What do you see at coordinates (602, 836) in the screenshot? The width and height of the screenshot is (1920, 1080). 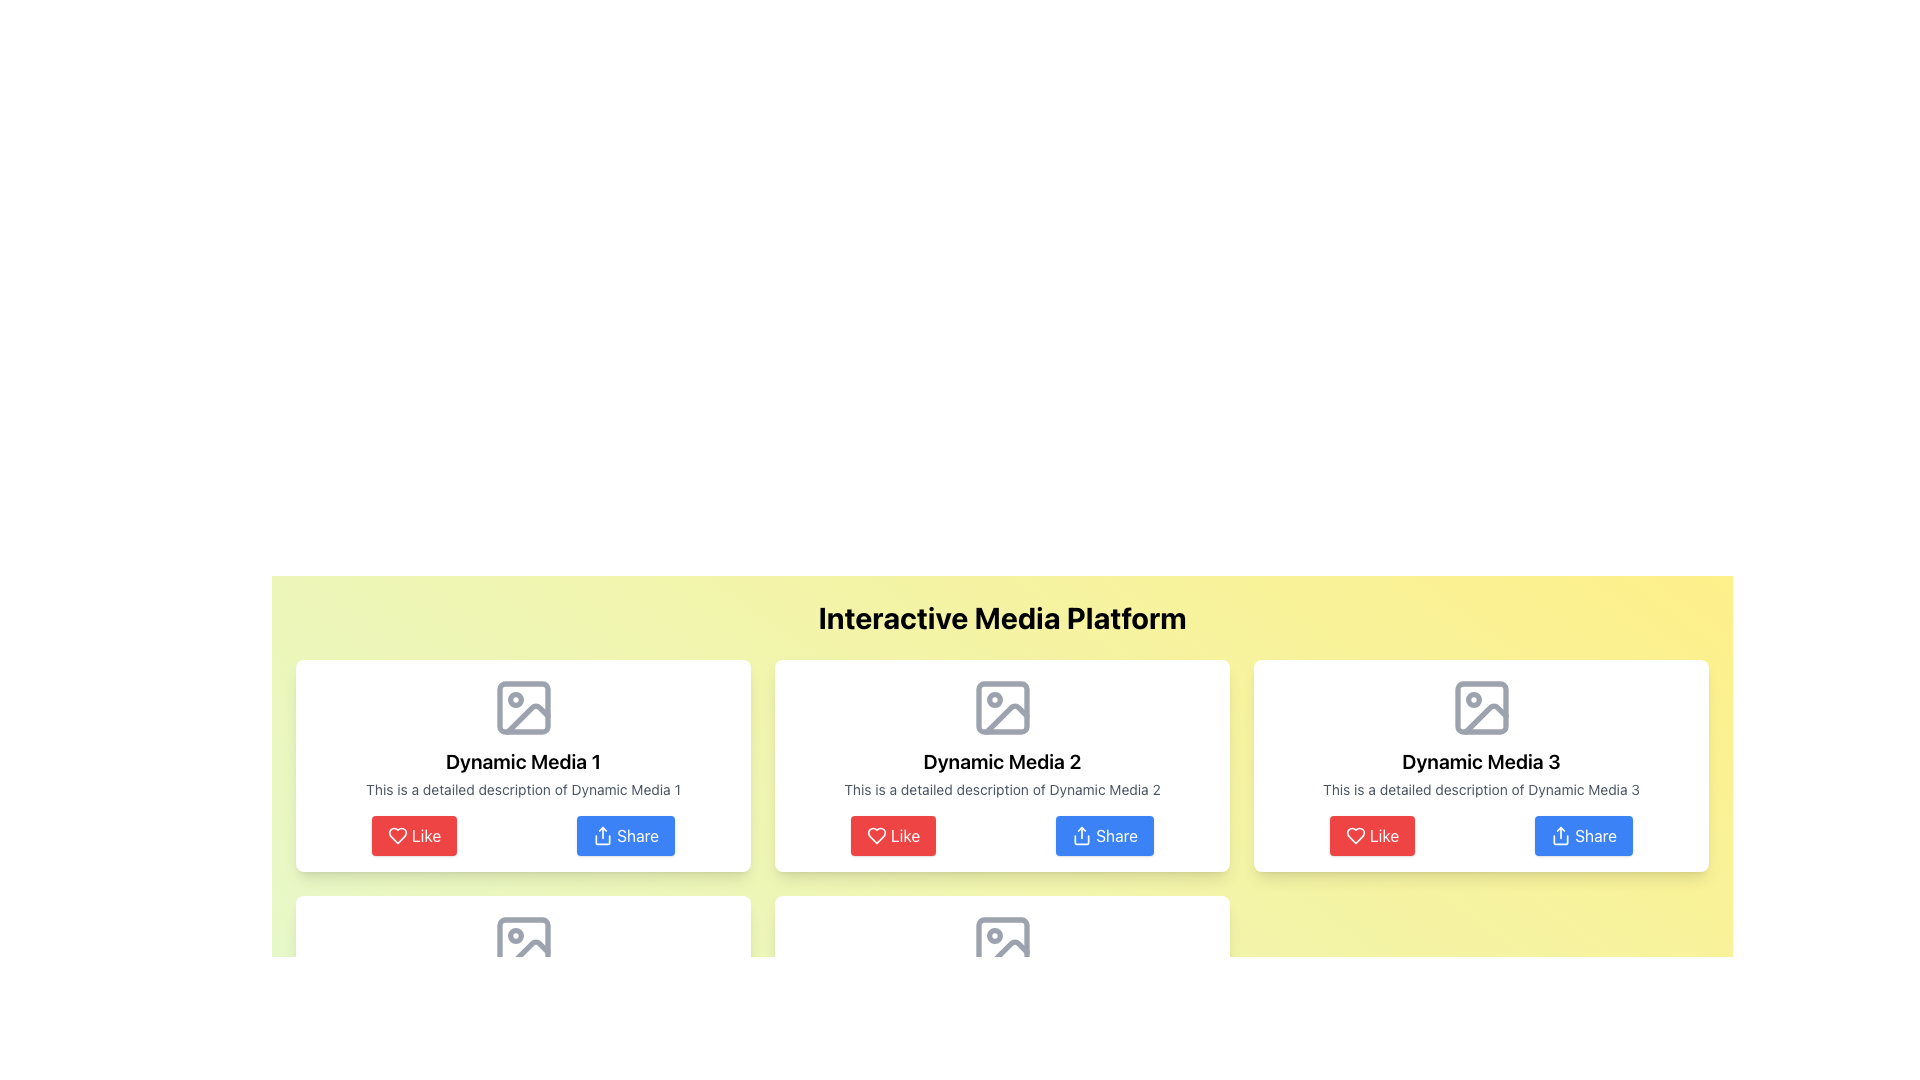 I see `the 'Share' icon inside the rounded rectangular button` at bounding box center [602, 836].